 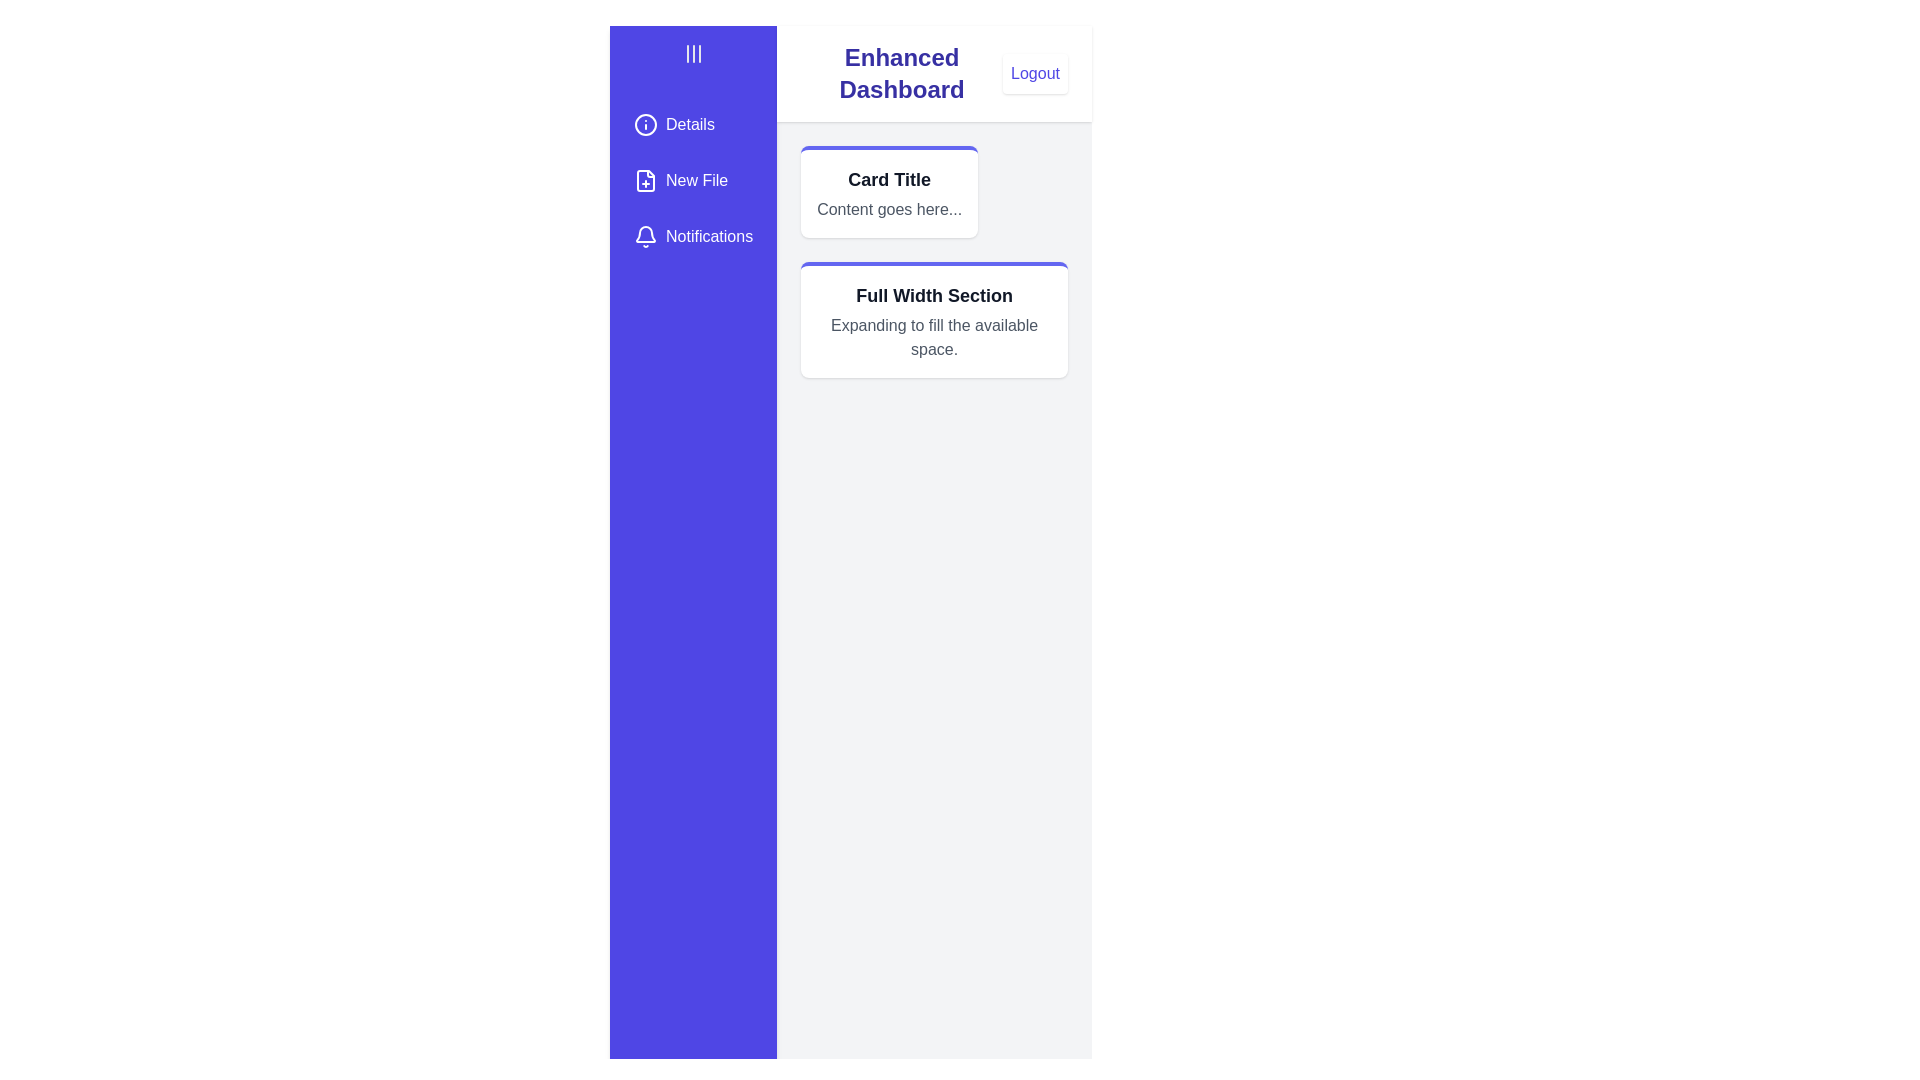 I want to click on the 'Enhanced Dashboard' text label, which is displayed in bold, extra-large indigo sans-serif font, located at the top of the main content area, adjacent to the header, so click(x=901, y=72).